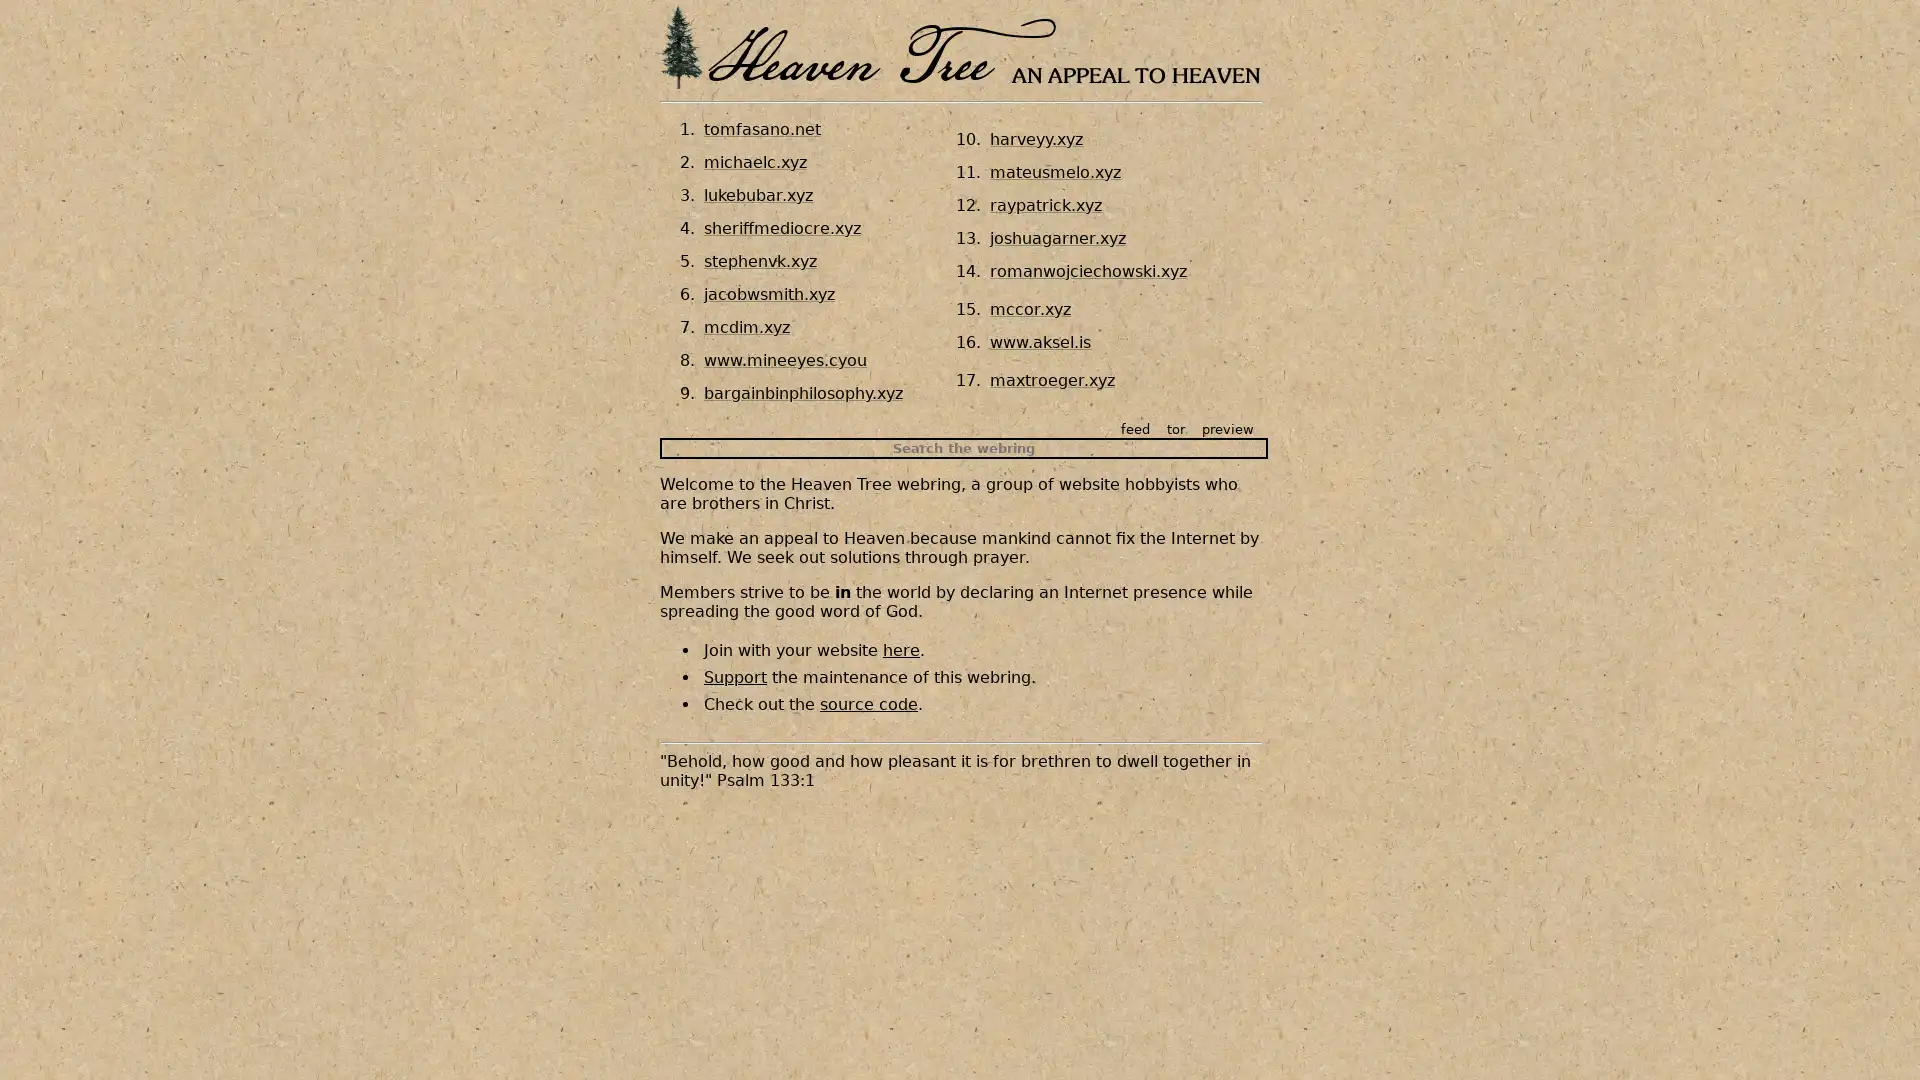  What do you see at coordinates (1135, 428) in the screenshot?
I see `feed` at bounding box center [1135, 428].